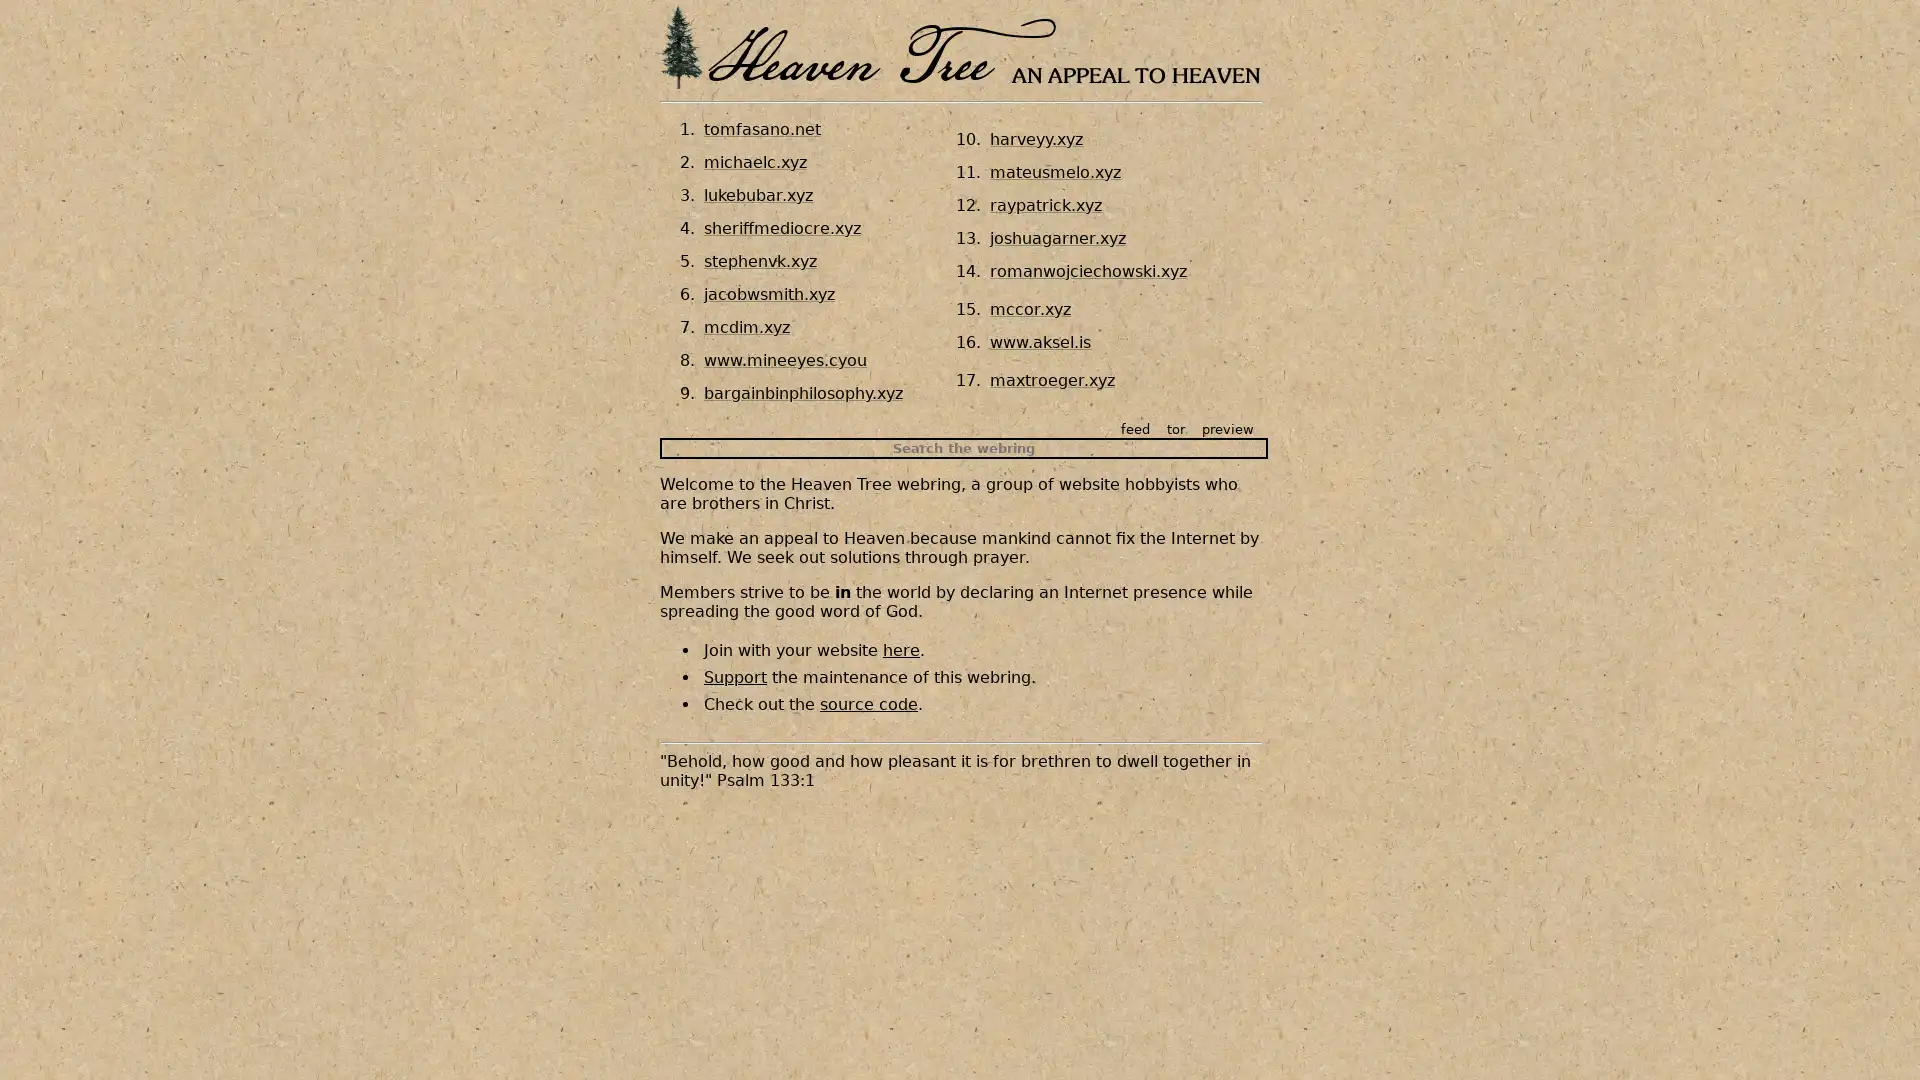  What do you see at coordinates (1135, 428) in the screenshot?
I see `feed` at bounding box center [1135, 428].